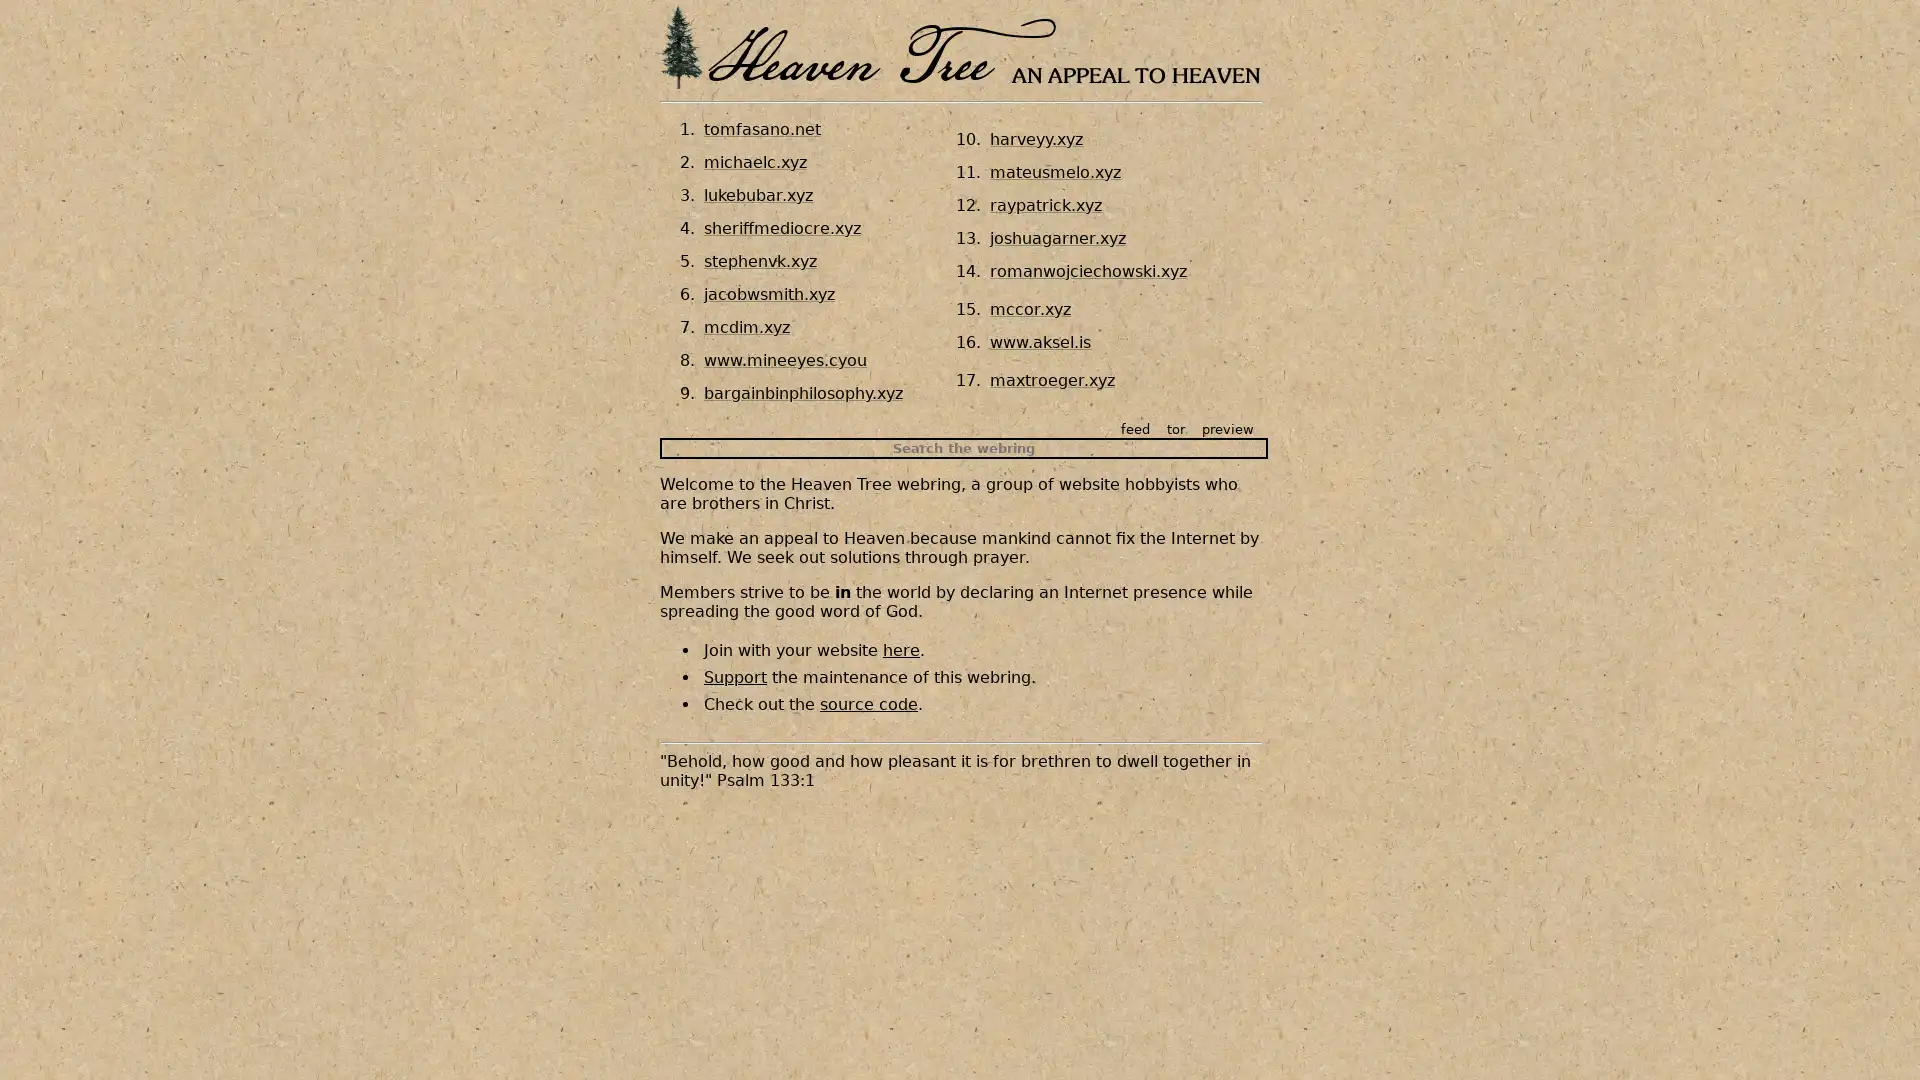  What do you see at coordinates (1135, 428) in the screenshot?
I see `feed` at bounding box center [1135, 428].